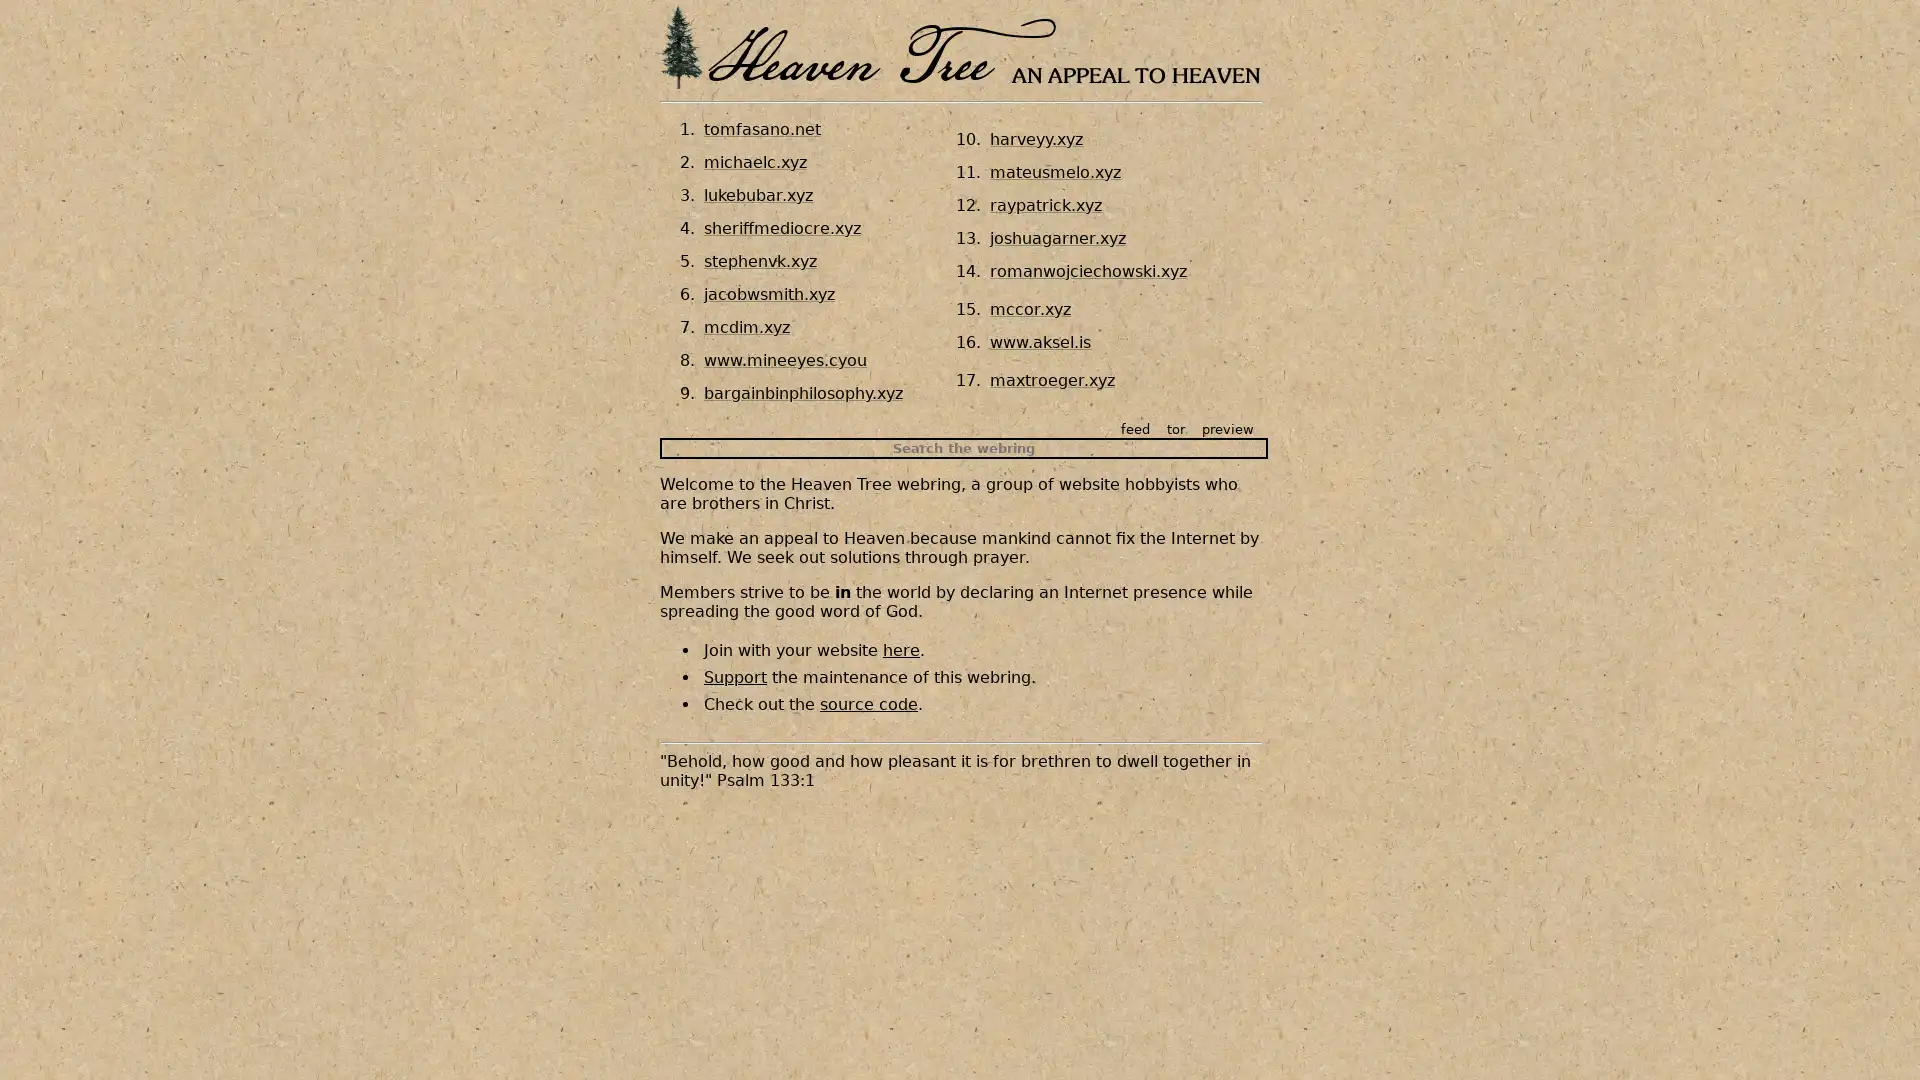  What do you see at coordinates (1135, 428) in the screenshot?
I see `feed` at bounding box center [1135, 428].